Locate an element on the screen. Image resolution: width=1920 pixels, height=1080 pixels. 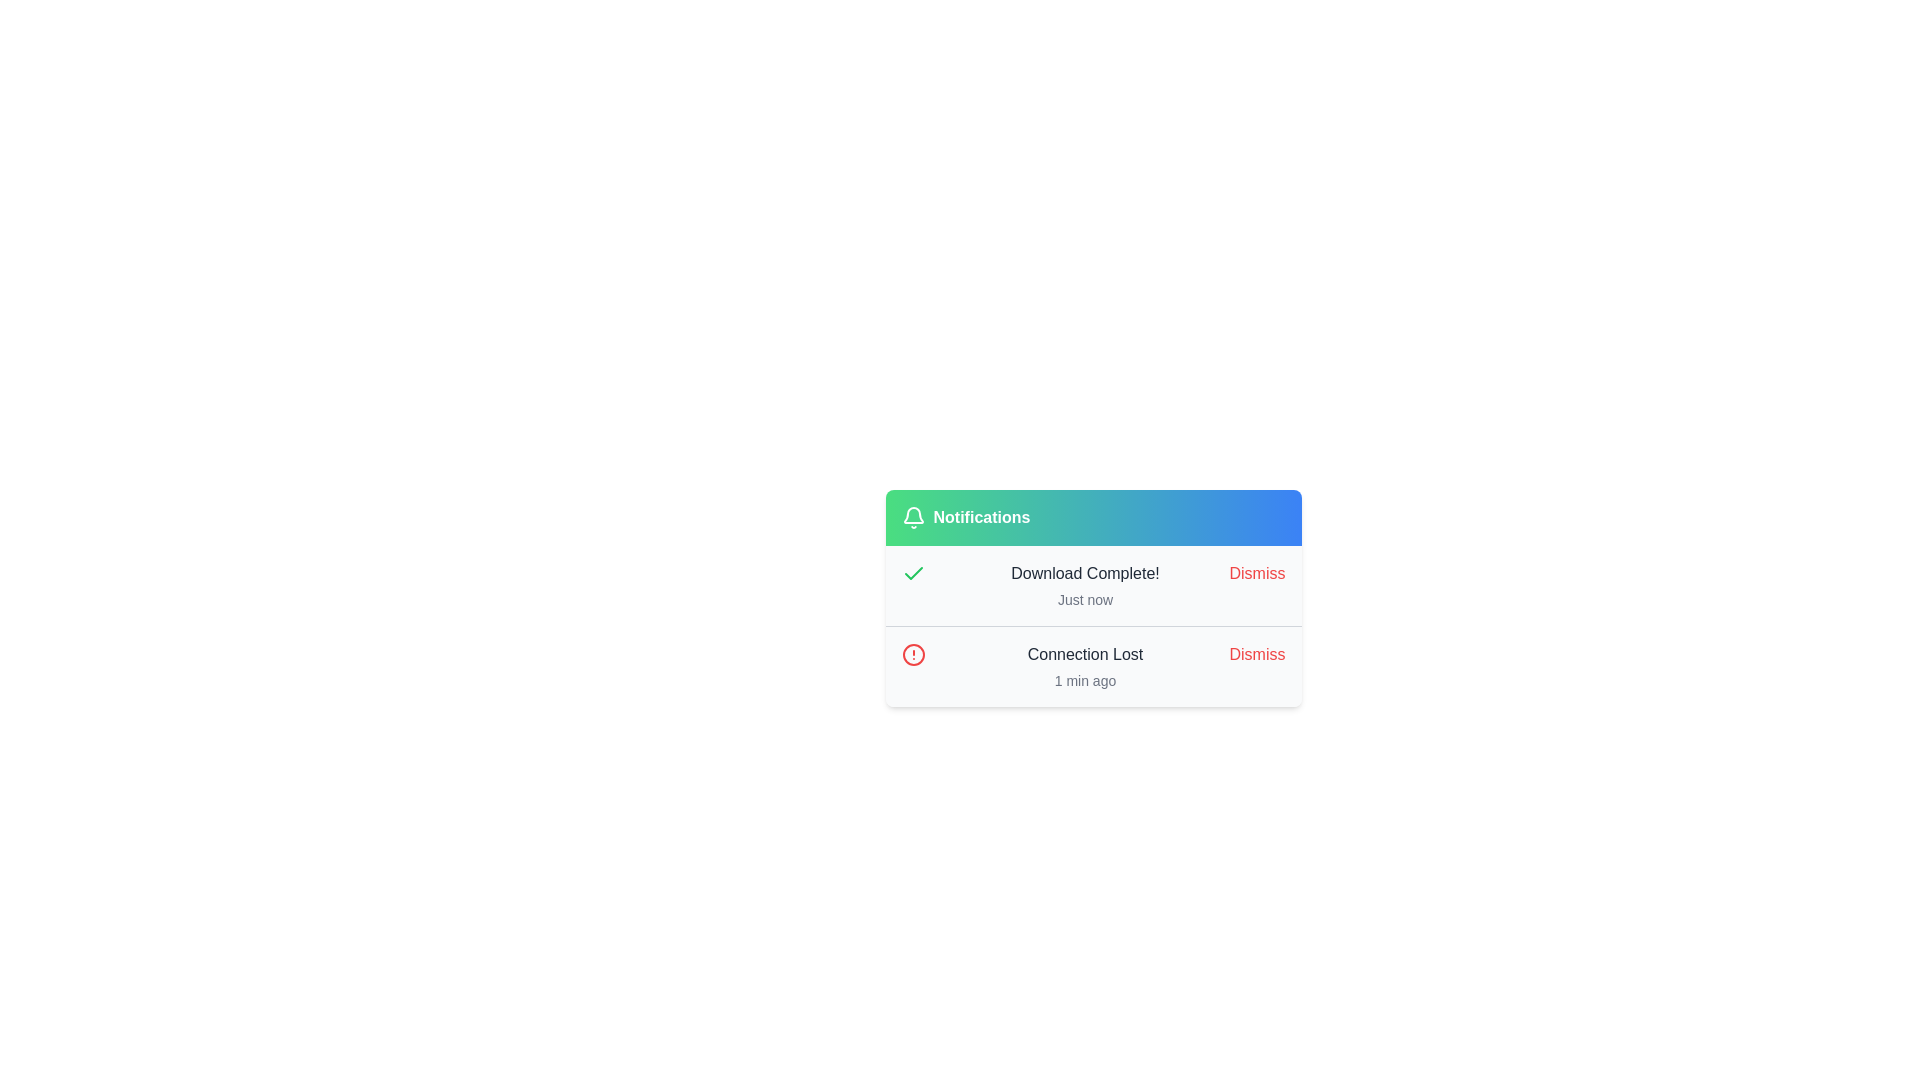
text label that indicates the notifications section, located centrally within the green-blue gradient header section of the notification panel, to the right of the bell icon is located at coordinates (981, 516).